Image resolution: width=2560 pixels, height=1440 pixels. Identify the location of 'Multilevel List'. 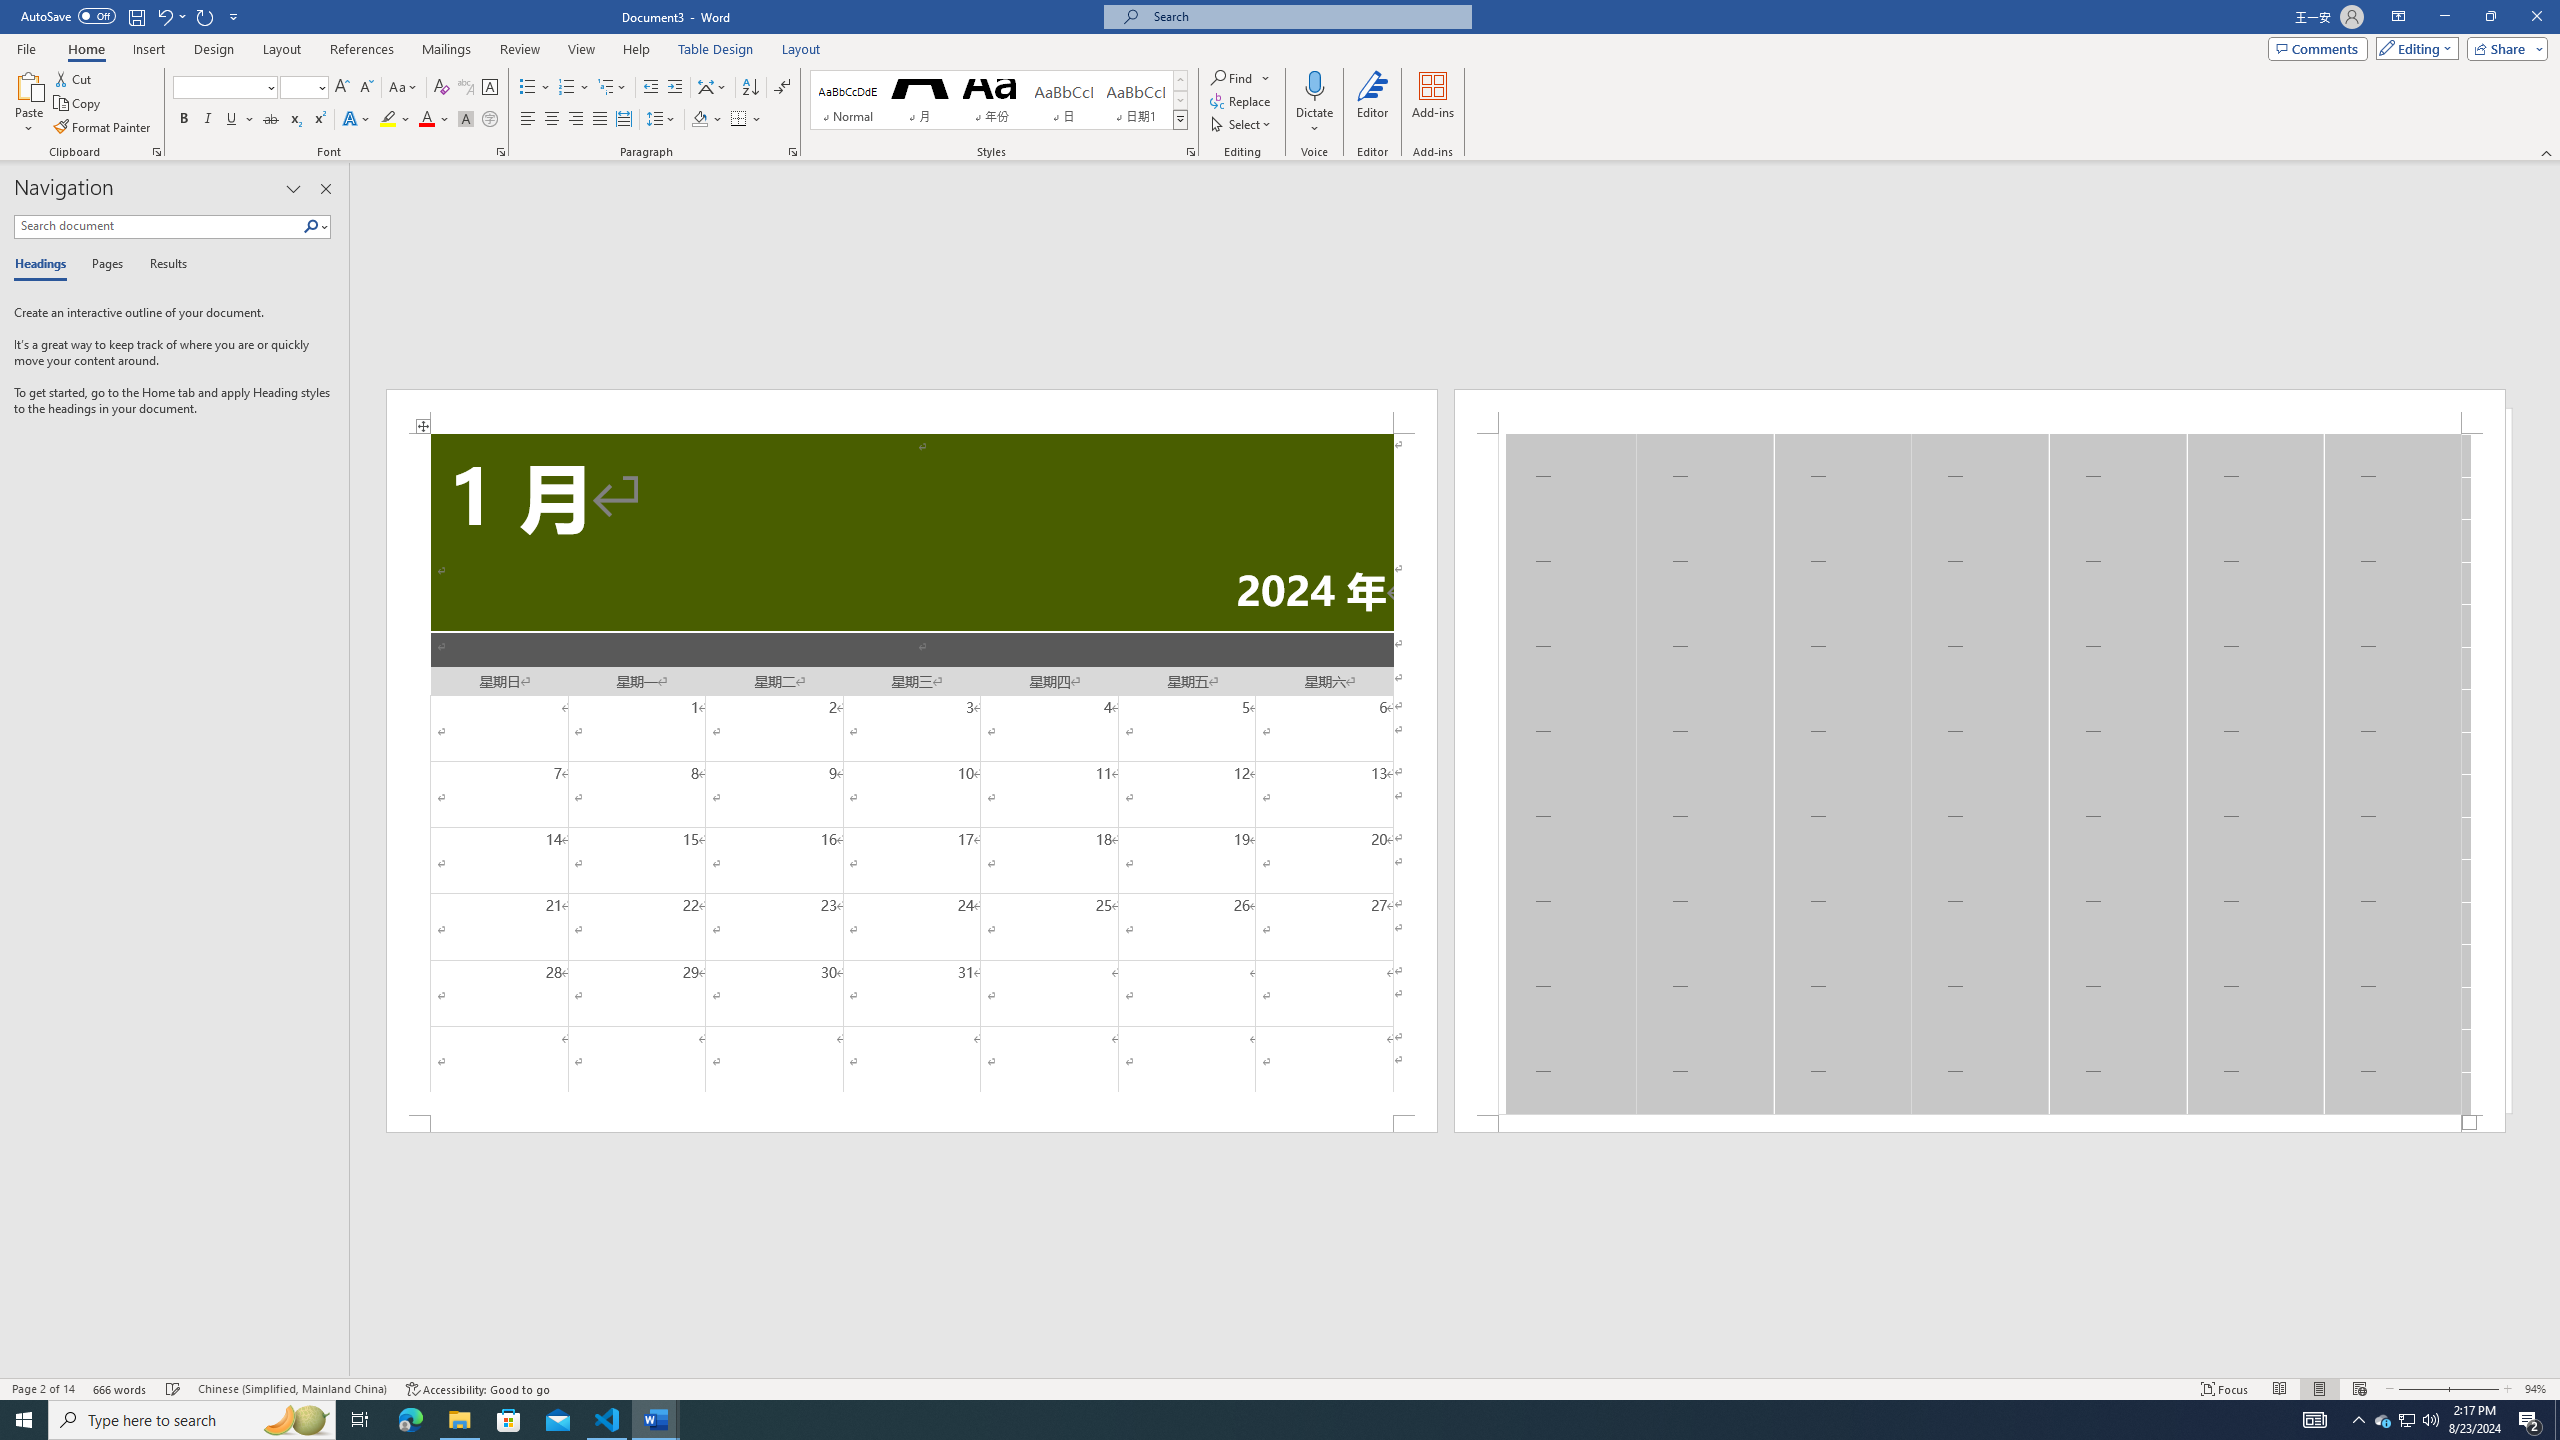
(611, 87).